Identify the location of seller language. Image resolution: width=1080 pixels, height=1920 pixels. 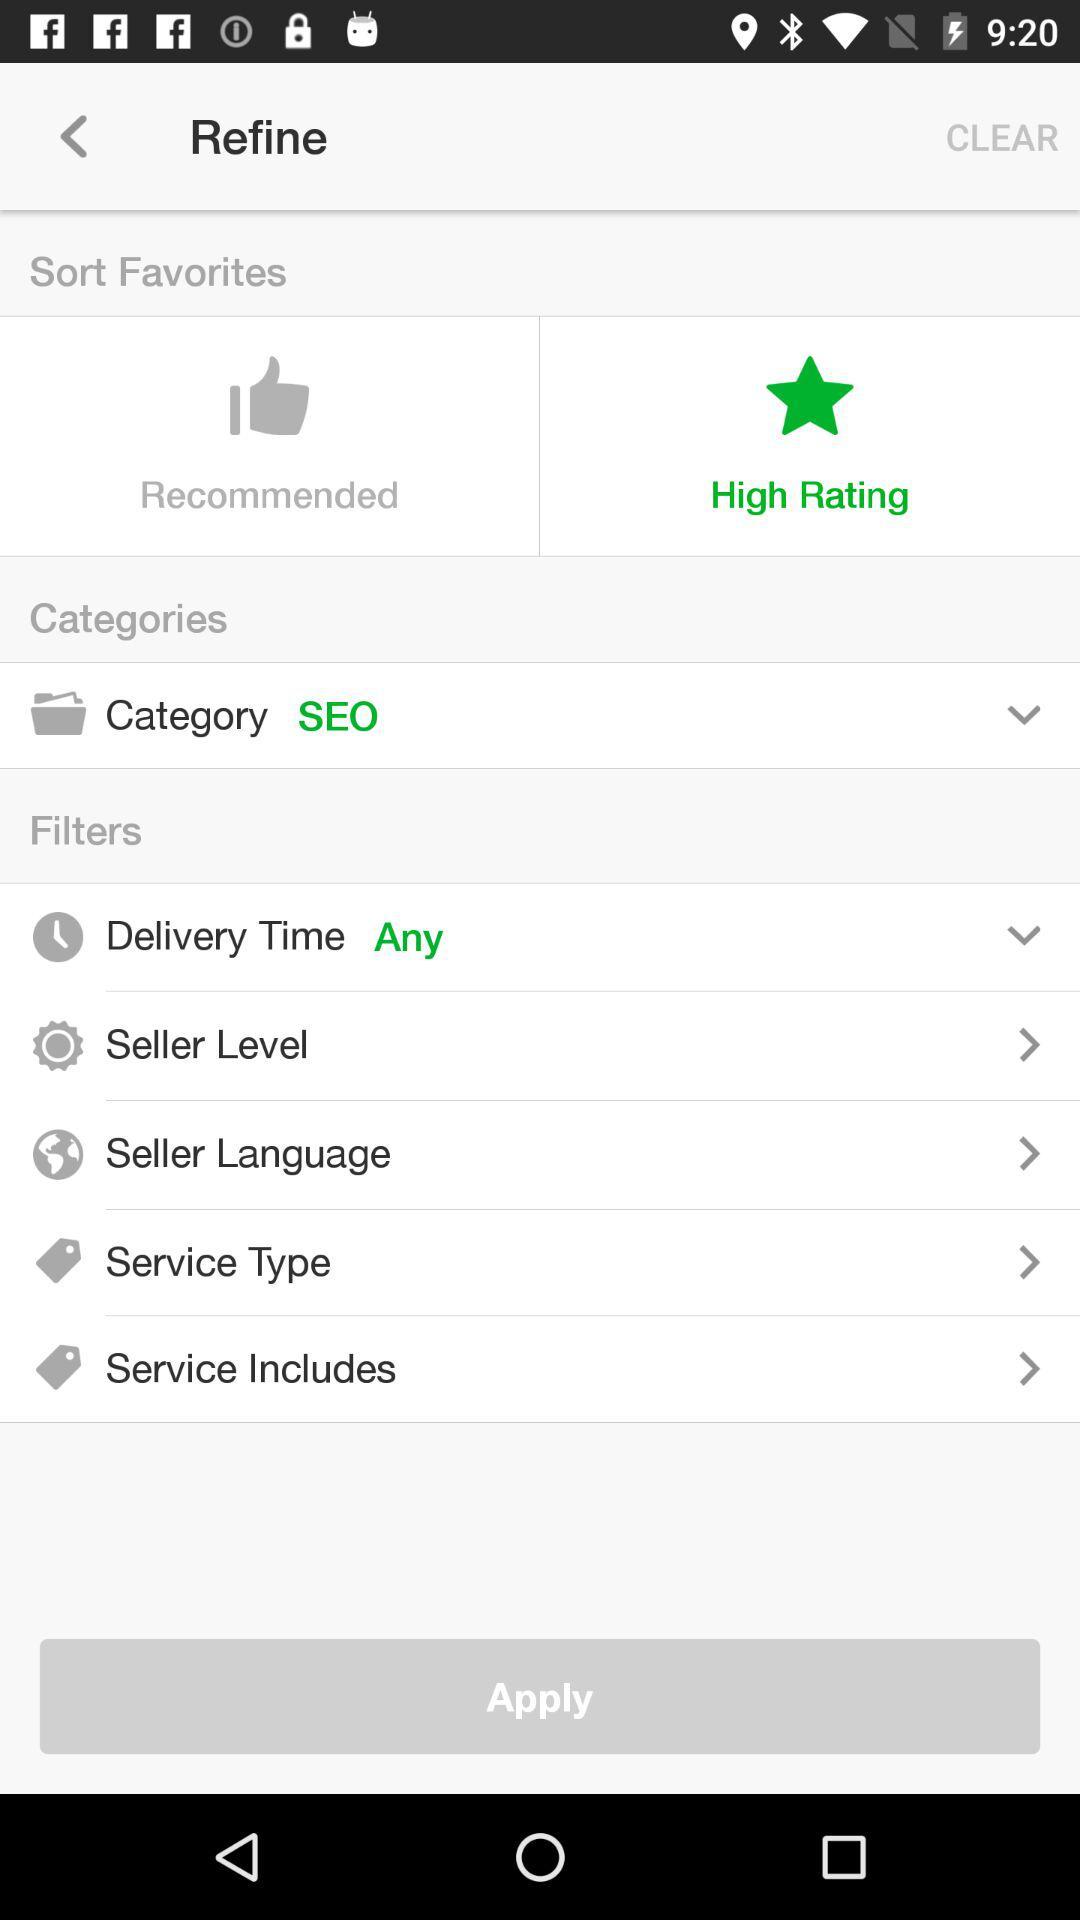
(749, 1153).